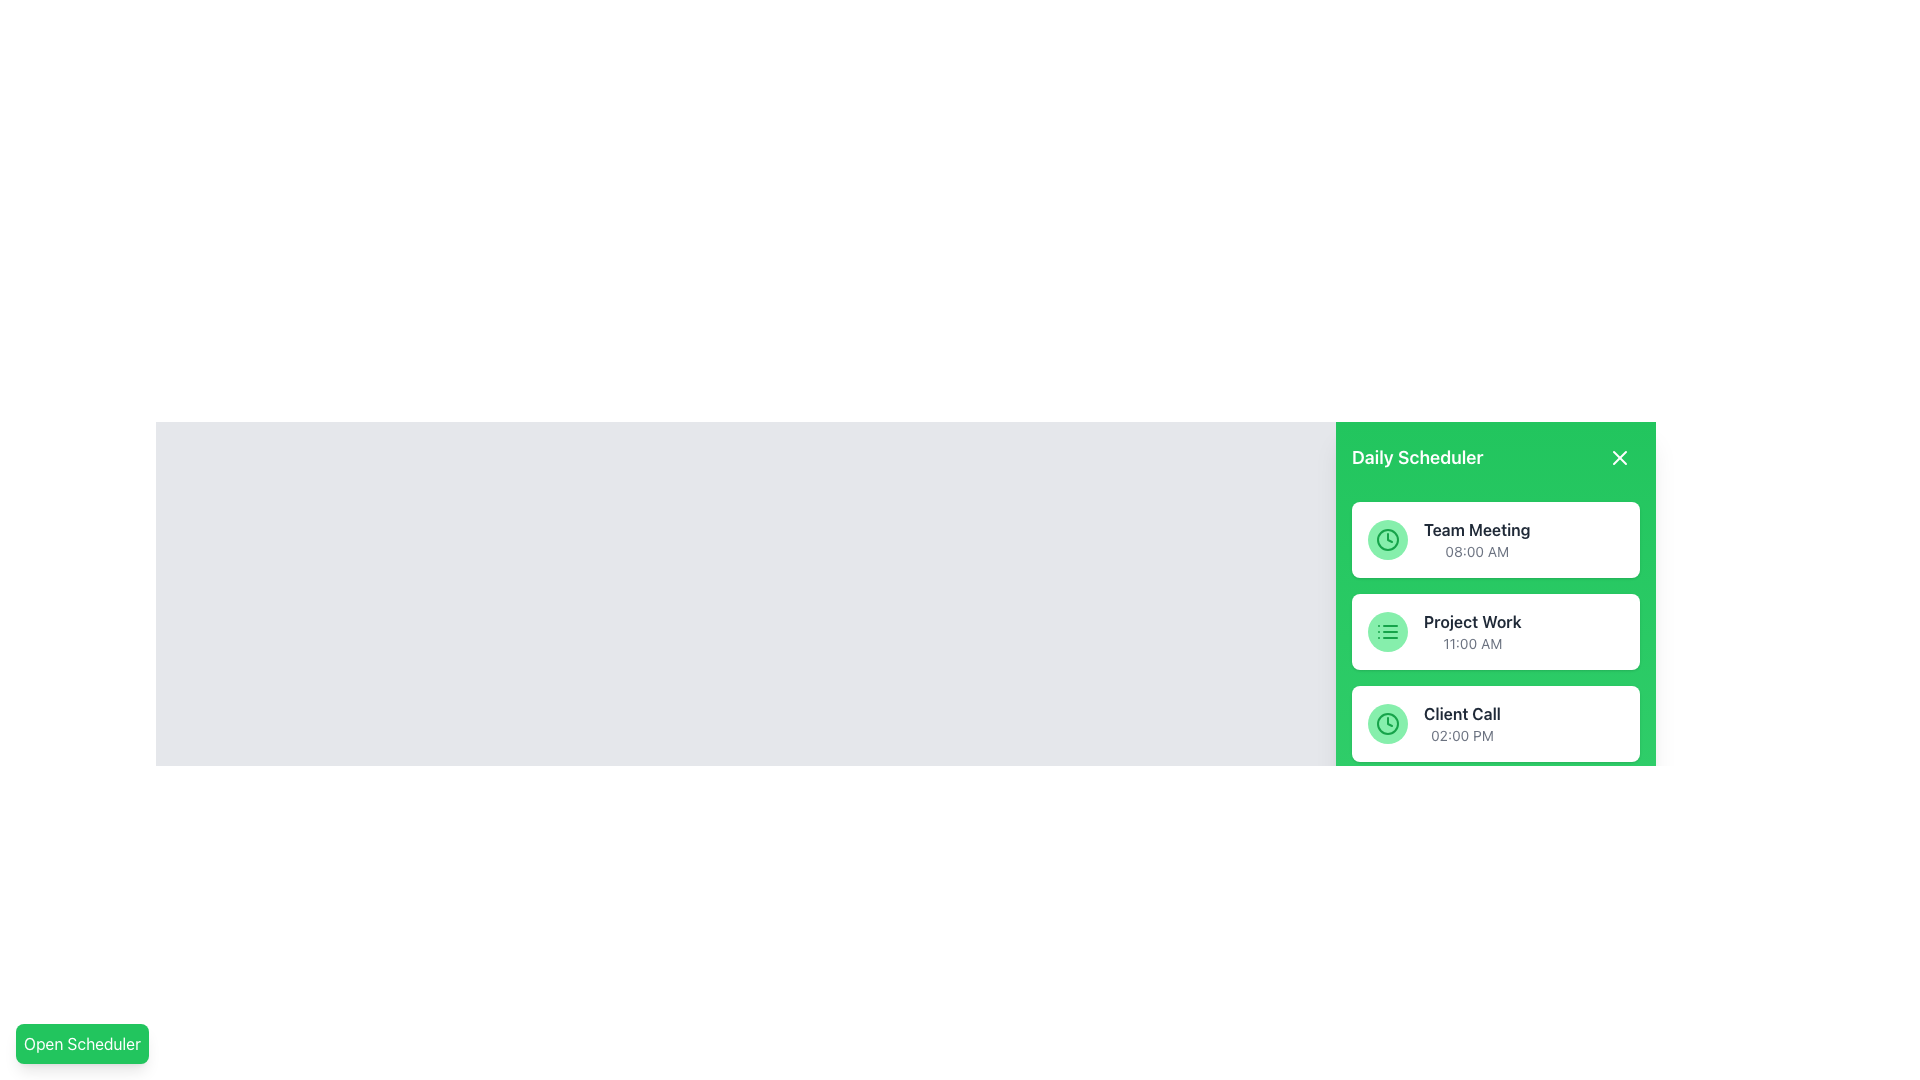 This screenshot has height=1080, width=1920. Describe the element at coordinates (1620, 458) in the screenshot. I see `the small circular button with a white 'X' icon, located in the top-right corner of the green panel titled 'Daily Scheduler'` at that location.